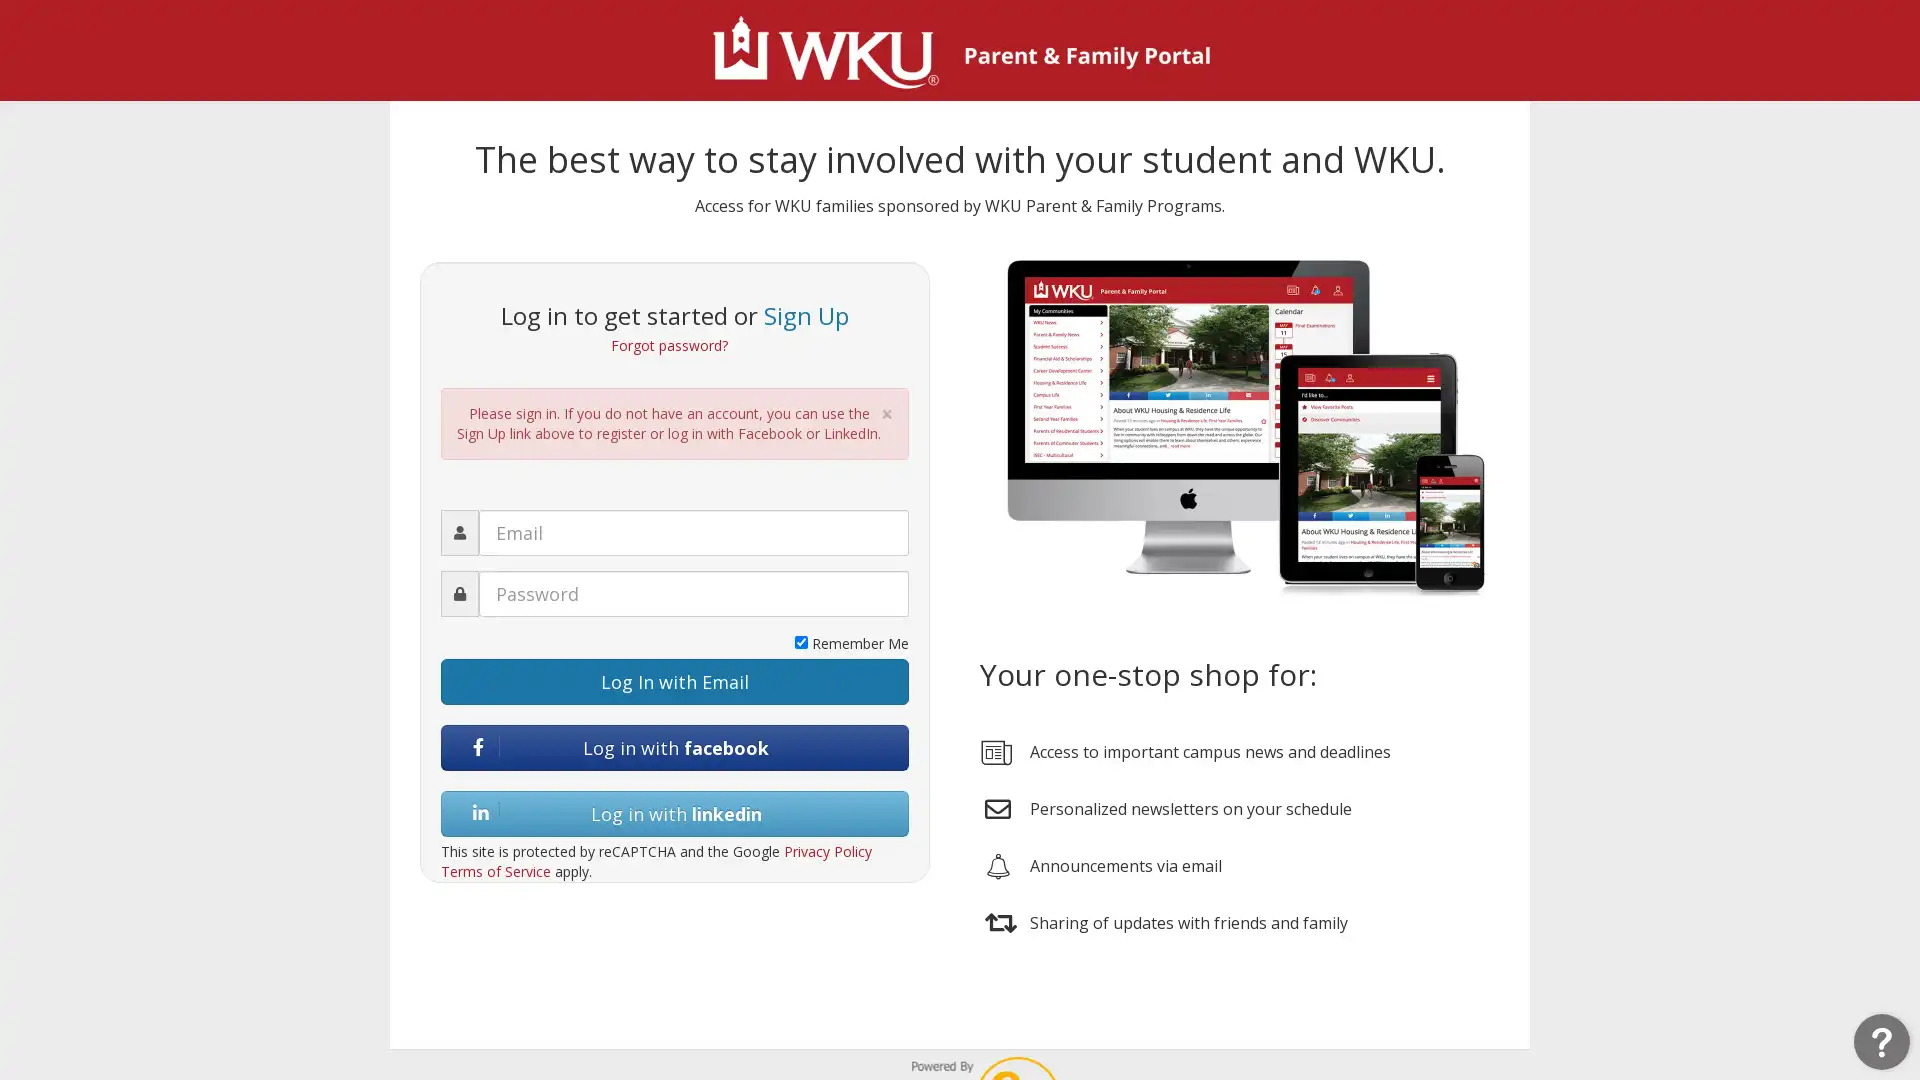 The height and width of the screenshot is (1080, 1920). I want to click on Log in with linkedin, so click(675, 813).